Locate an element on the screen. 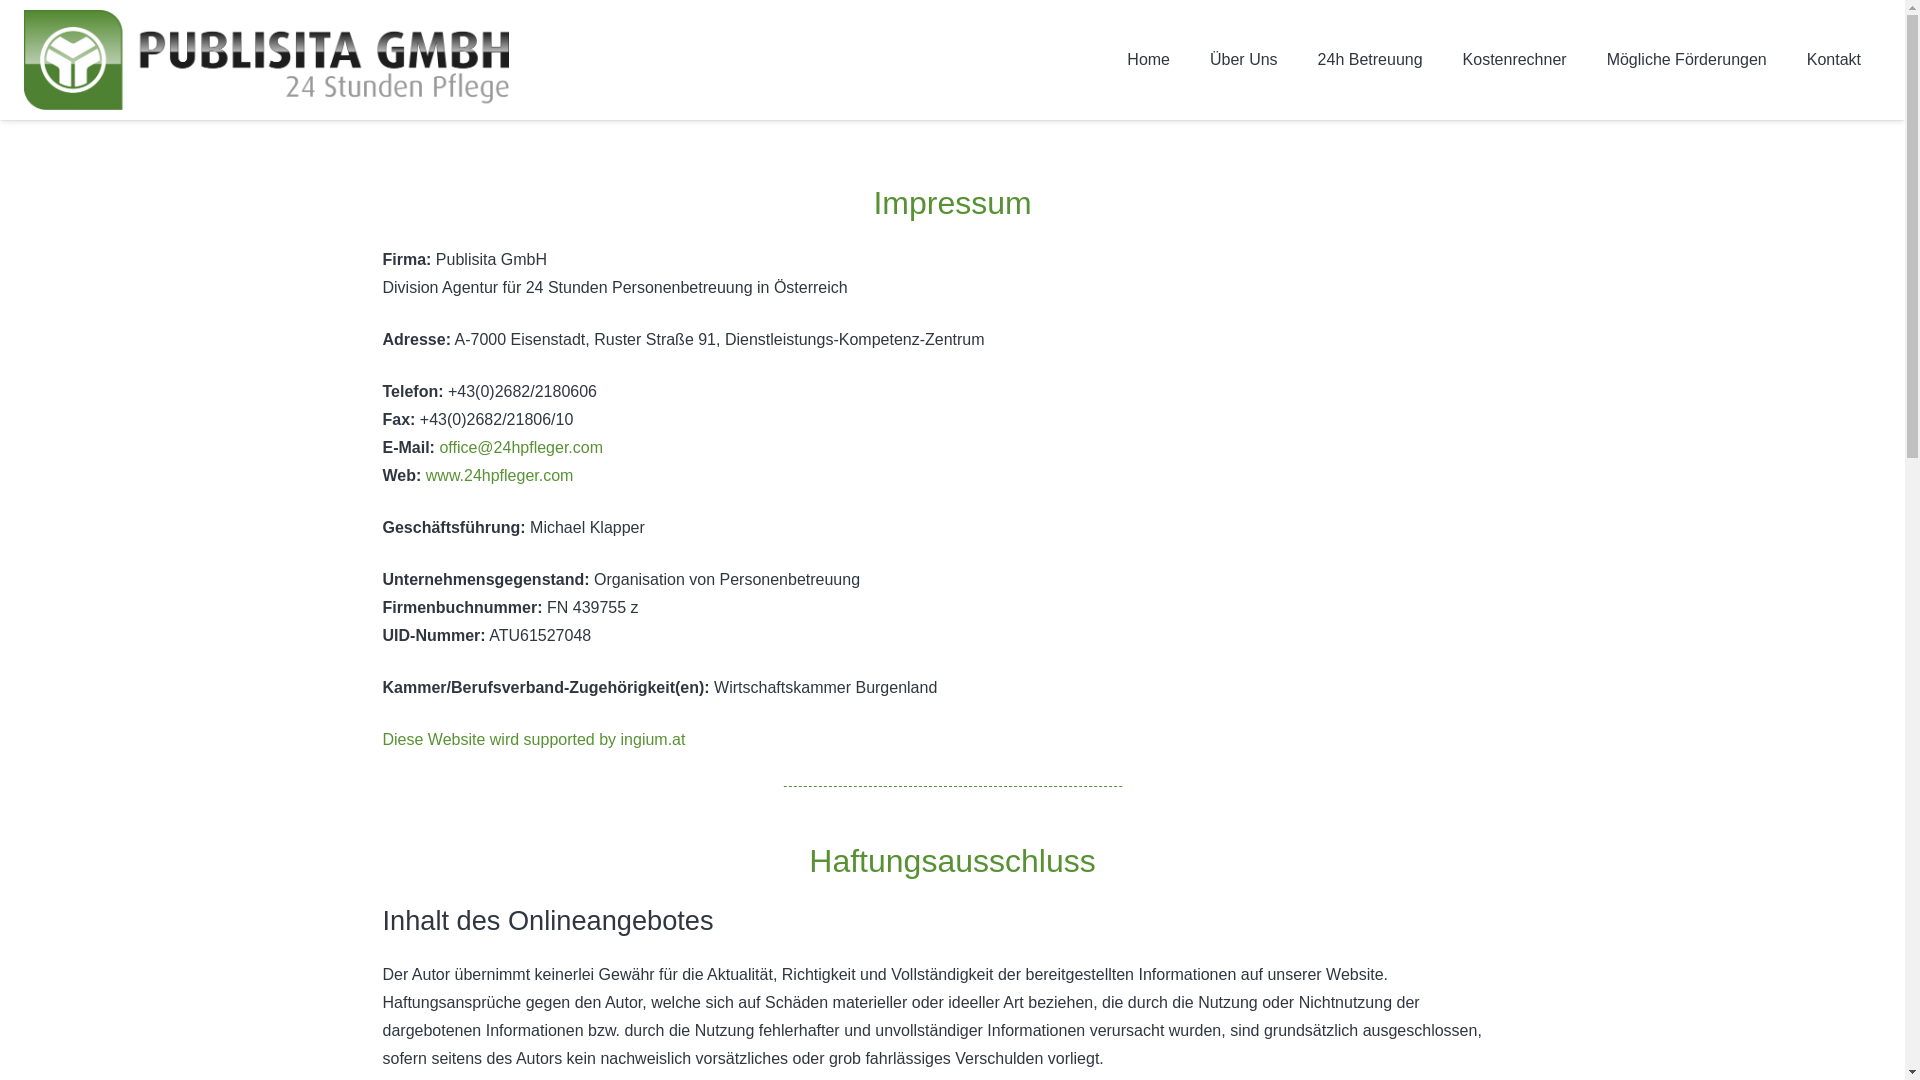 This screenshot has width=1920, height=1080. 'Kostenrechner' is located at coordinates (1443, 59).